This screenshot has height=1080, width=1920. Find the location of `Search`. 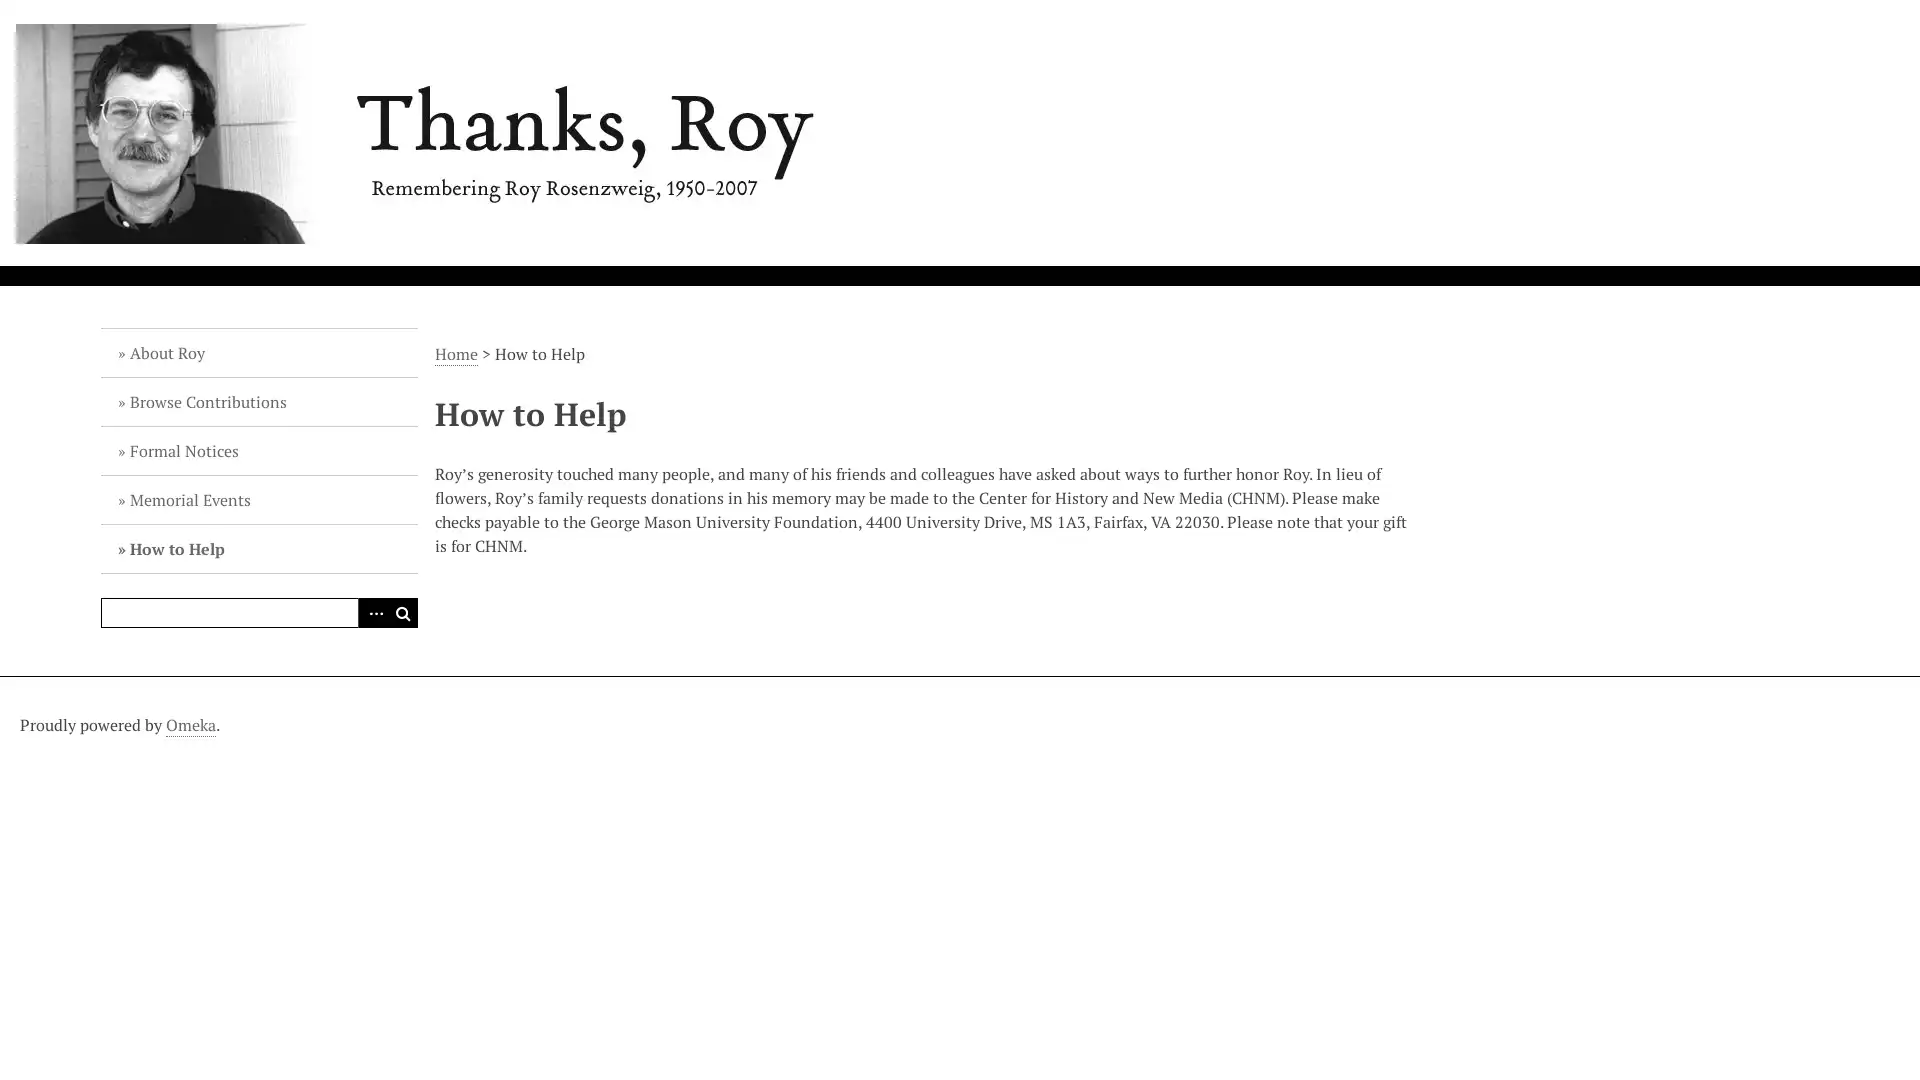

Search is located at coordinates (402, 612).